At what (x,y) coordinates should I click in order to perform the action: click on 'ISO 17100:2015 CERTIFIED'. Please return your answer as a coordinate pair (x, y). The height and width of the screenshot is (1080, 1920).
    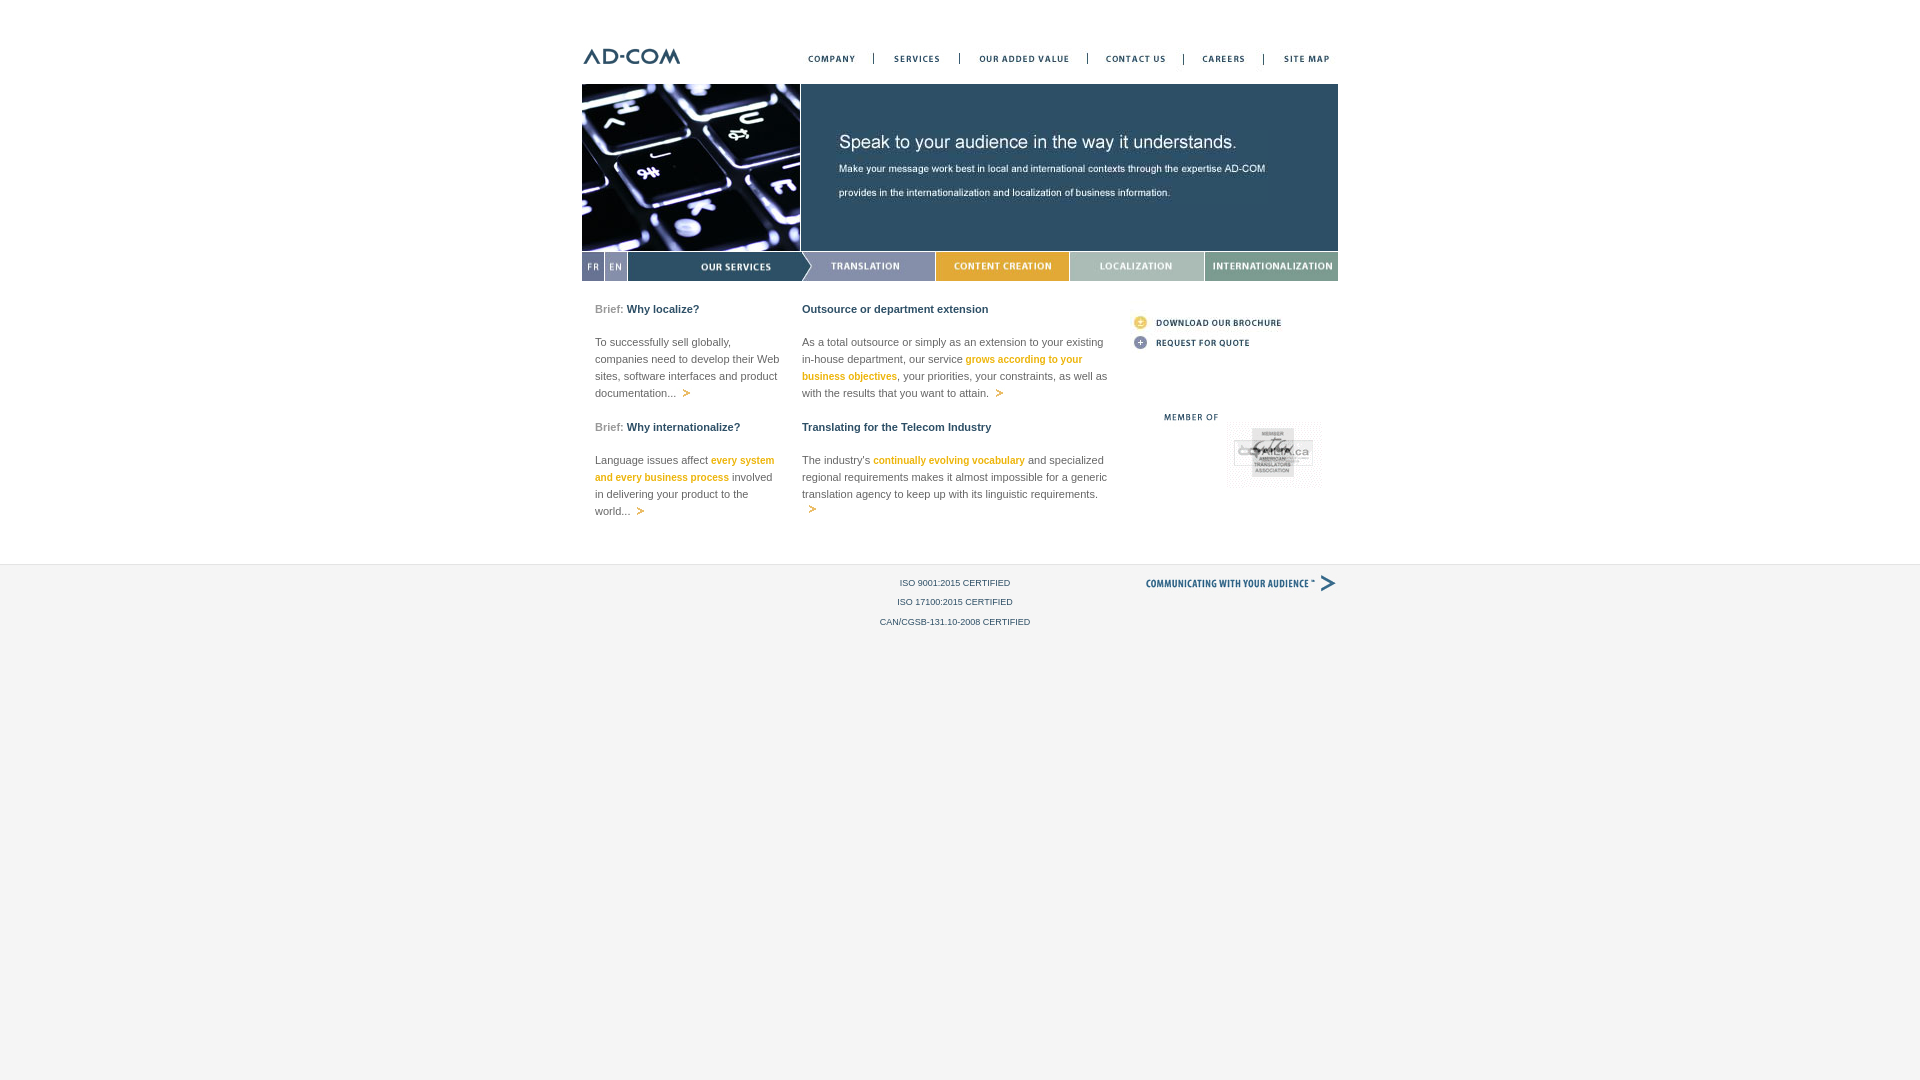
    Looking at the image, I should click on (953, 600).